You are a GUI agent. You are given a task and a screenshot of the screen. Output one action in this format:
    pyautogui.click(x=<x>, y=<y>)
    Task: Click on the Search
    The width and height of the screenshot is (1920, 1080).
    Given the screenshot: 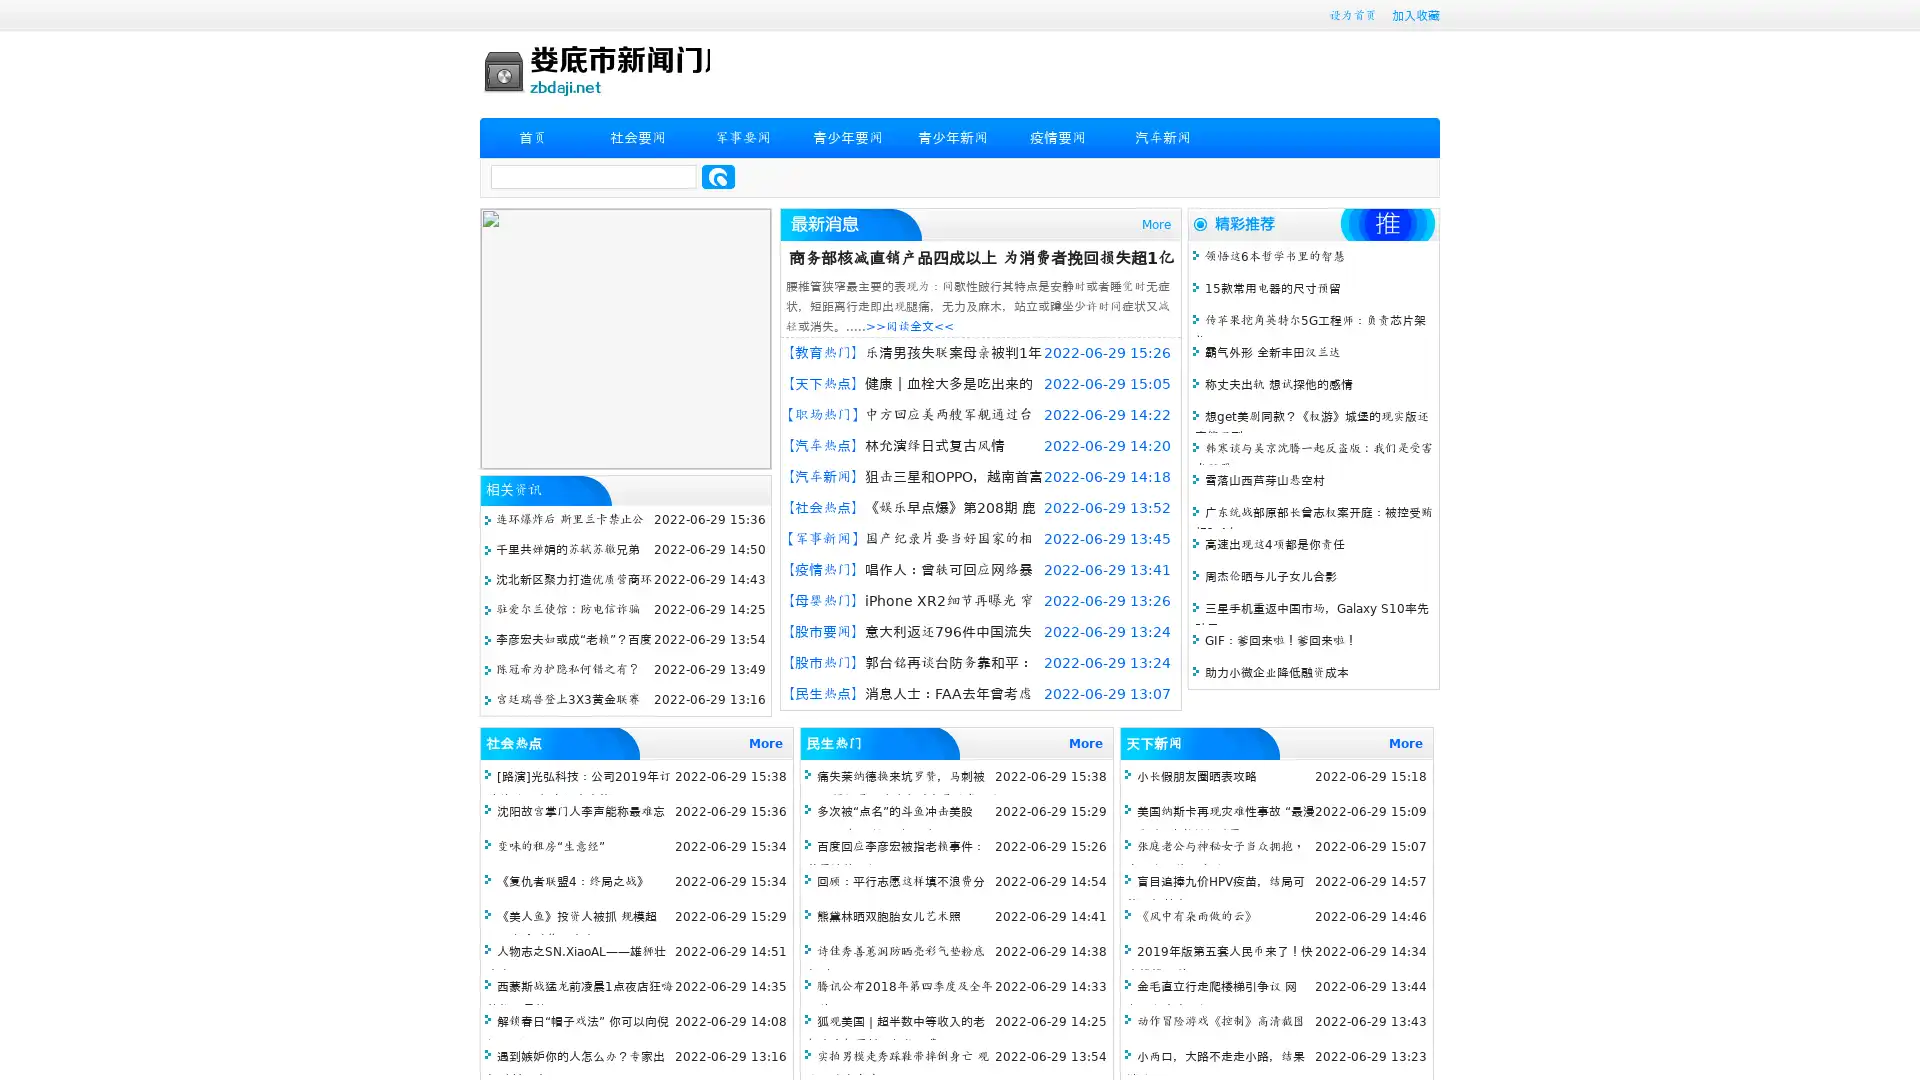 What is the action you would take?
    pyautogui.click(x=718, y=176)
    